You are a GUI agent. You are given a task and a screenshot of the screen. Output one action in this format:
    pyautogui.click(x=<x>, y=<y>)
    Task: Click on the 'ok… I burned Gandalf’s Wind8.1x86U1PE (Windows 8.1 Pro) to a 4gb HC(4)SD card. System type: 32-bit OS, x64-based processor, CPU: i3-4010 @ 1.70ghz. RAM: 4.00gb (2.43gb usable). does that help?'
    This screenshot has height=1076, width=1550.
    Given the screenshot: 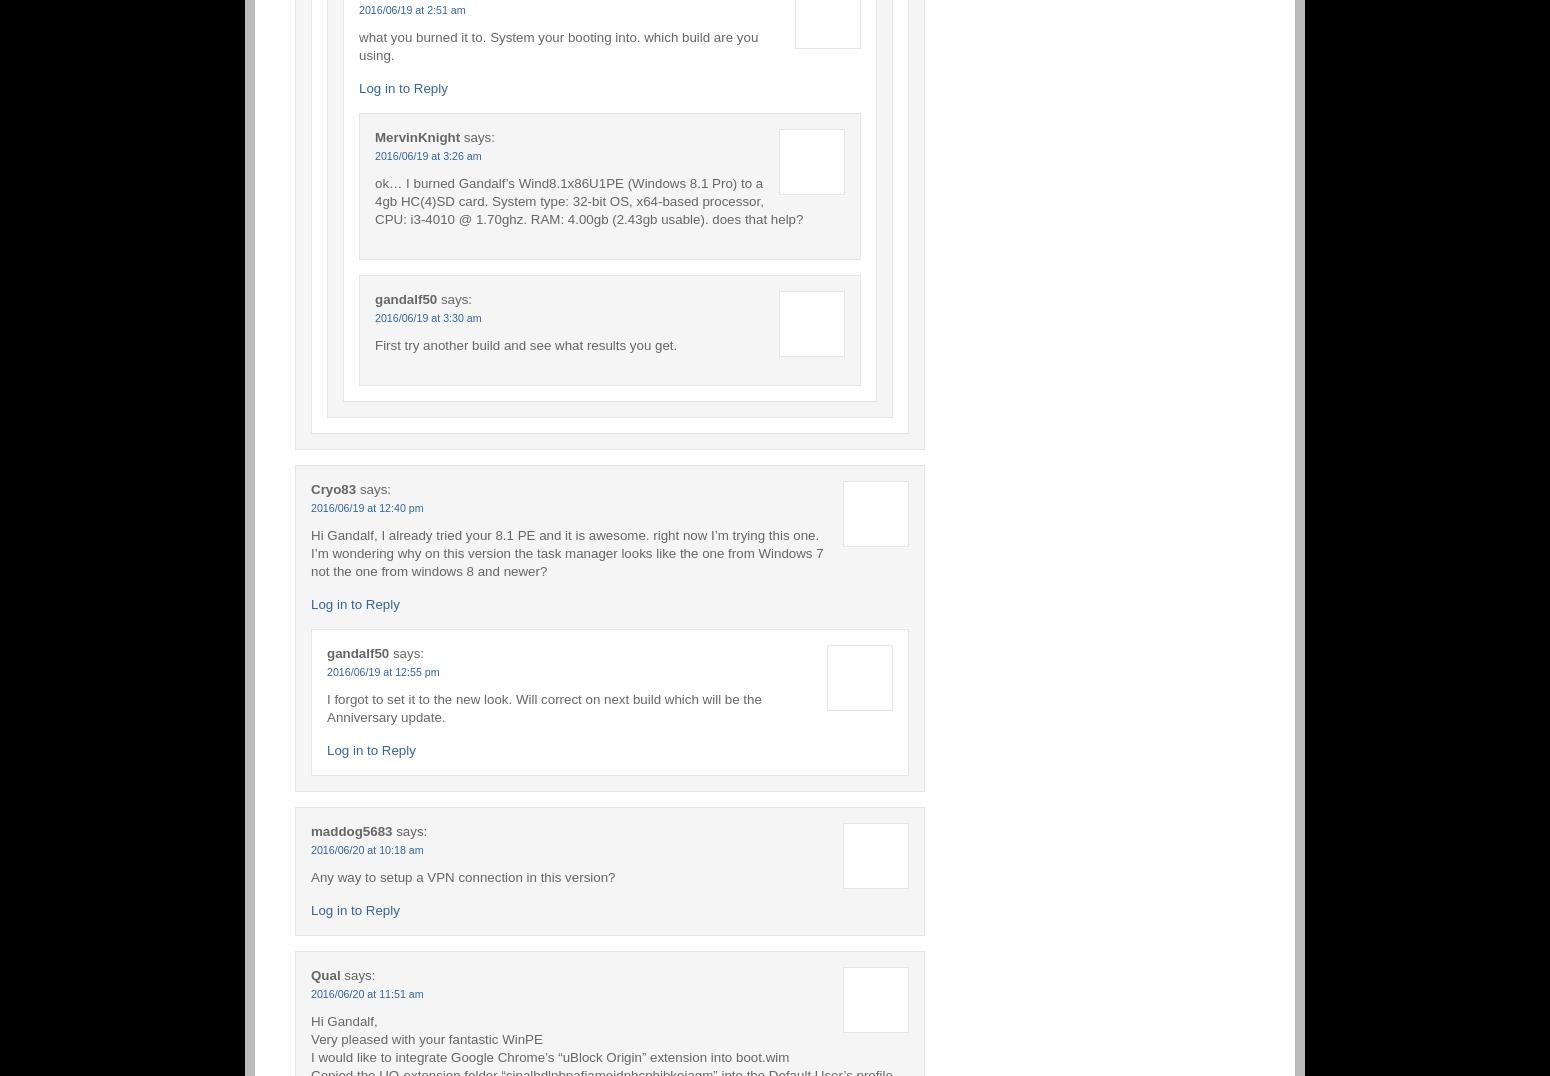 What is the action you would take?
    pyautogui.click(x=373, y=199)
    